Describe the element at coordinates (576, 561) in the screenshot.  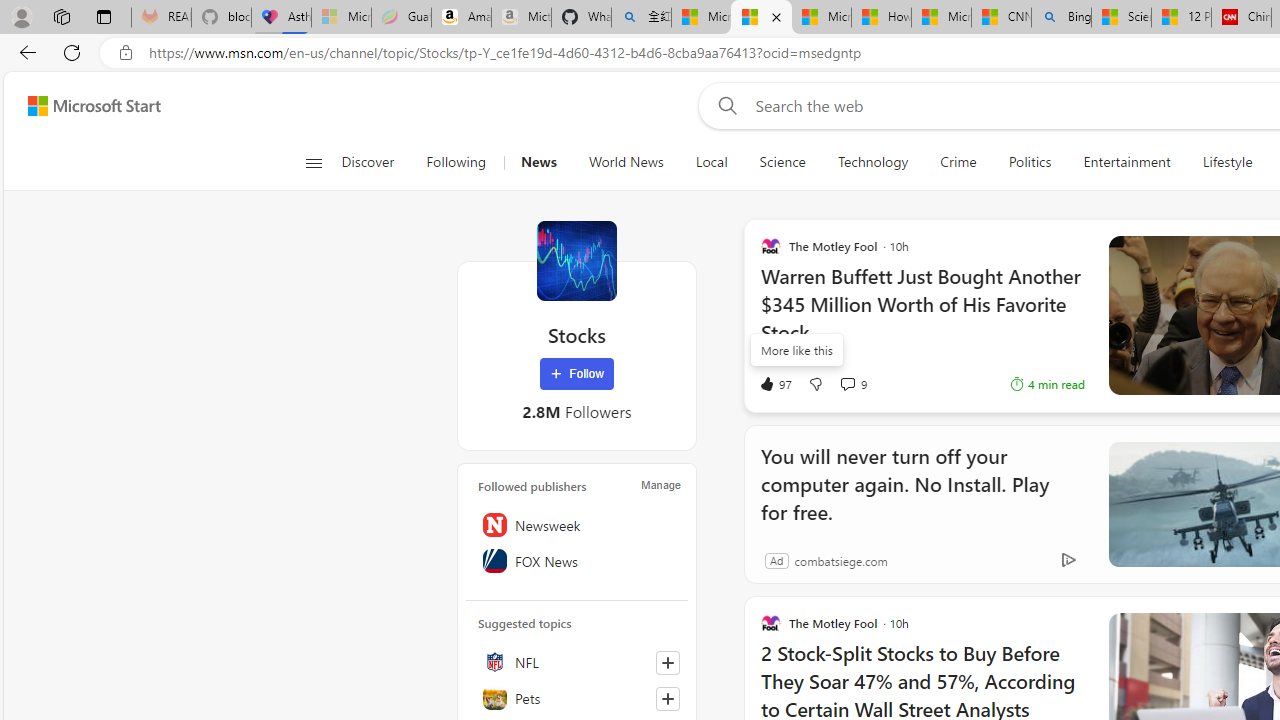
I see `'FOX News'` at that location.